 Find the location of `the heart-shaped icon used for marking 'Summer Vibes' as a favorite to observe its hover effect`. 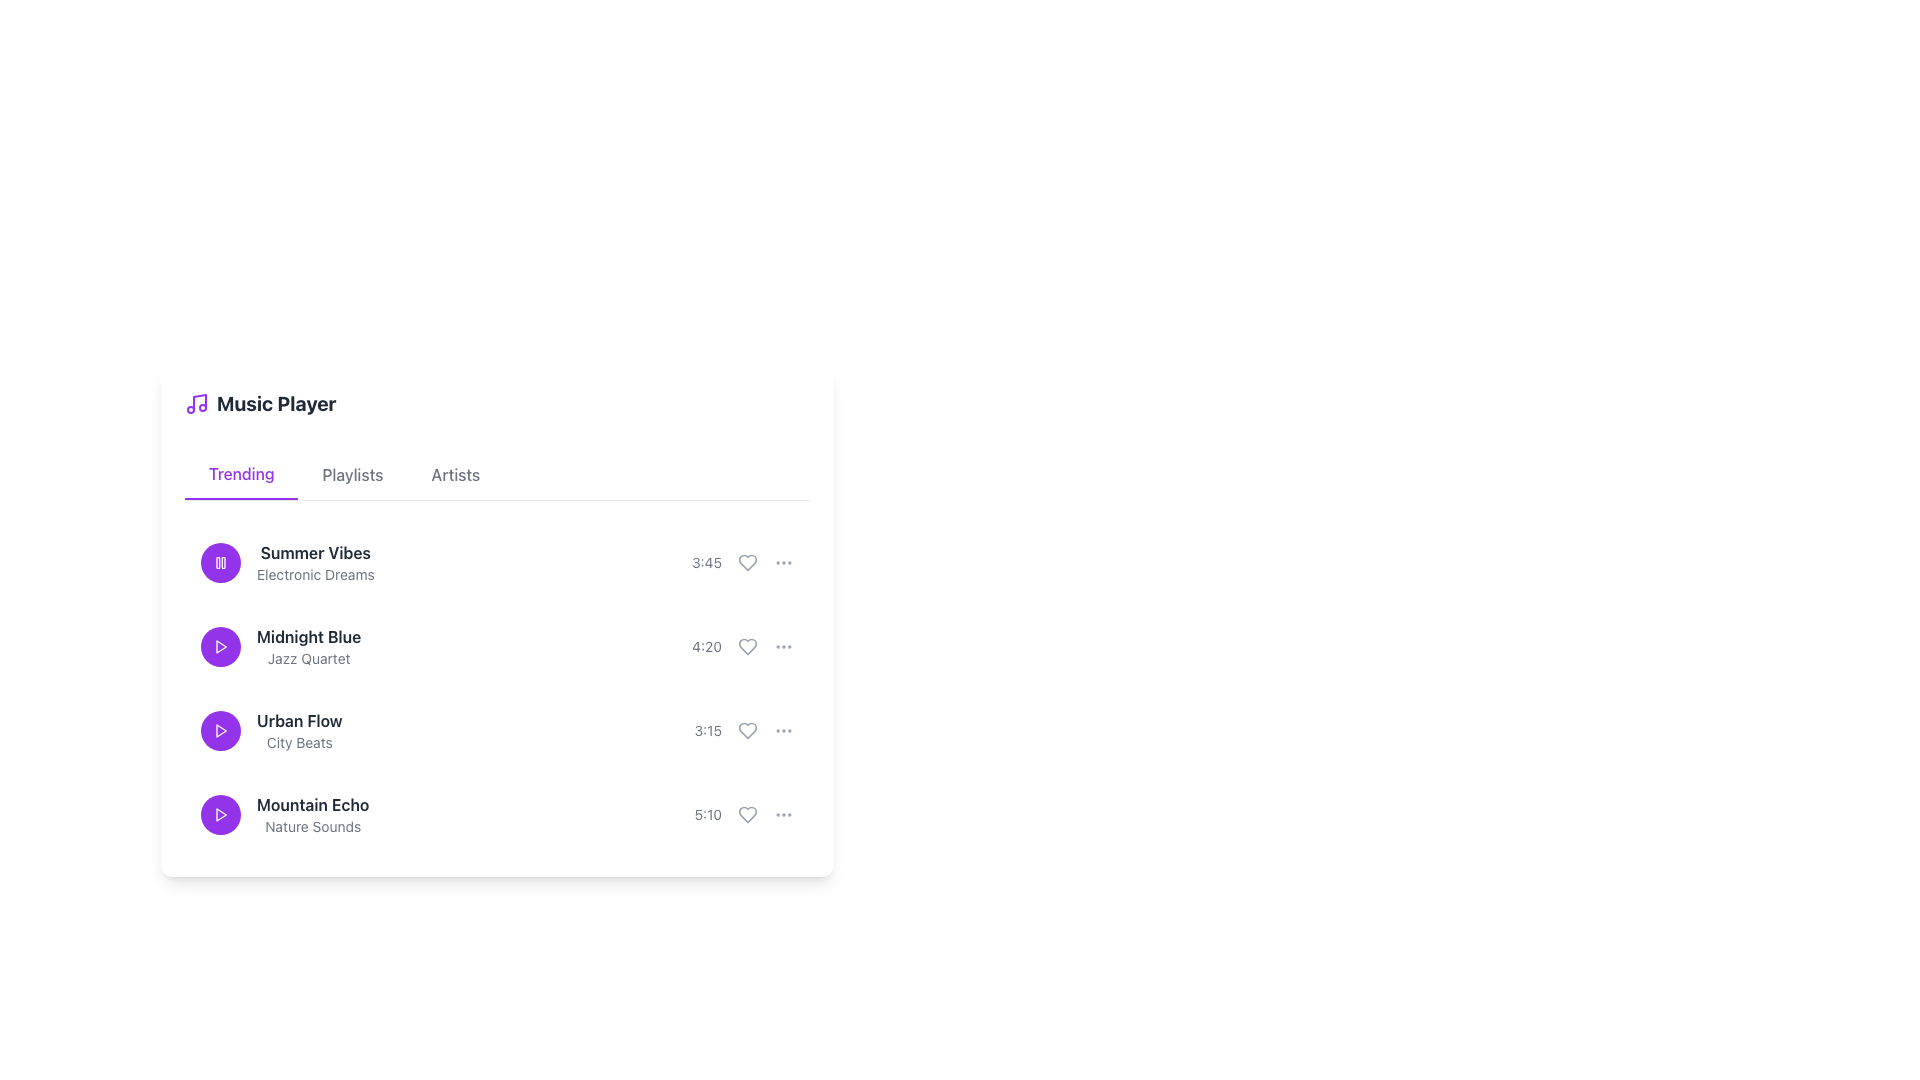

the heart-shaped icon used for marking 'Summer Vibes' as a favorite to observe its hover effect is located at coordinates (742, 563).